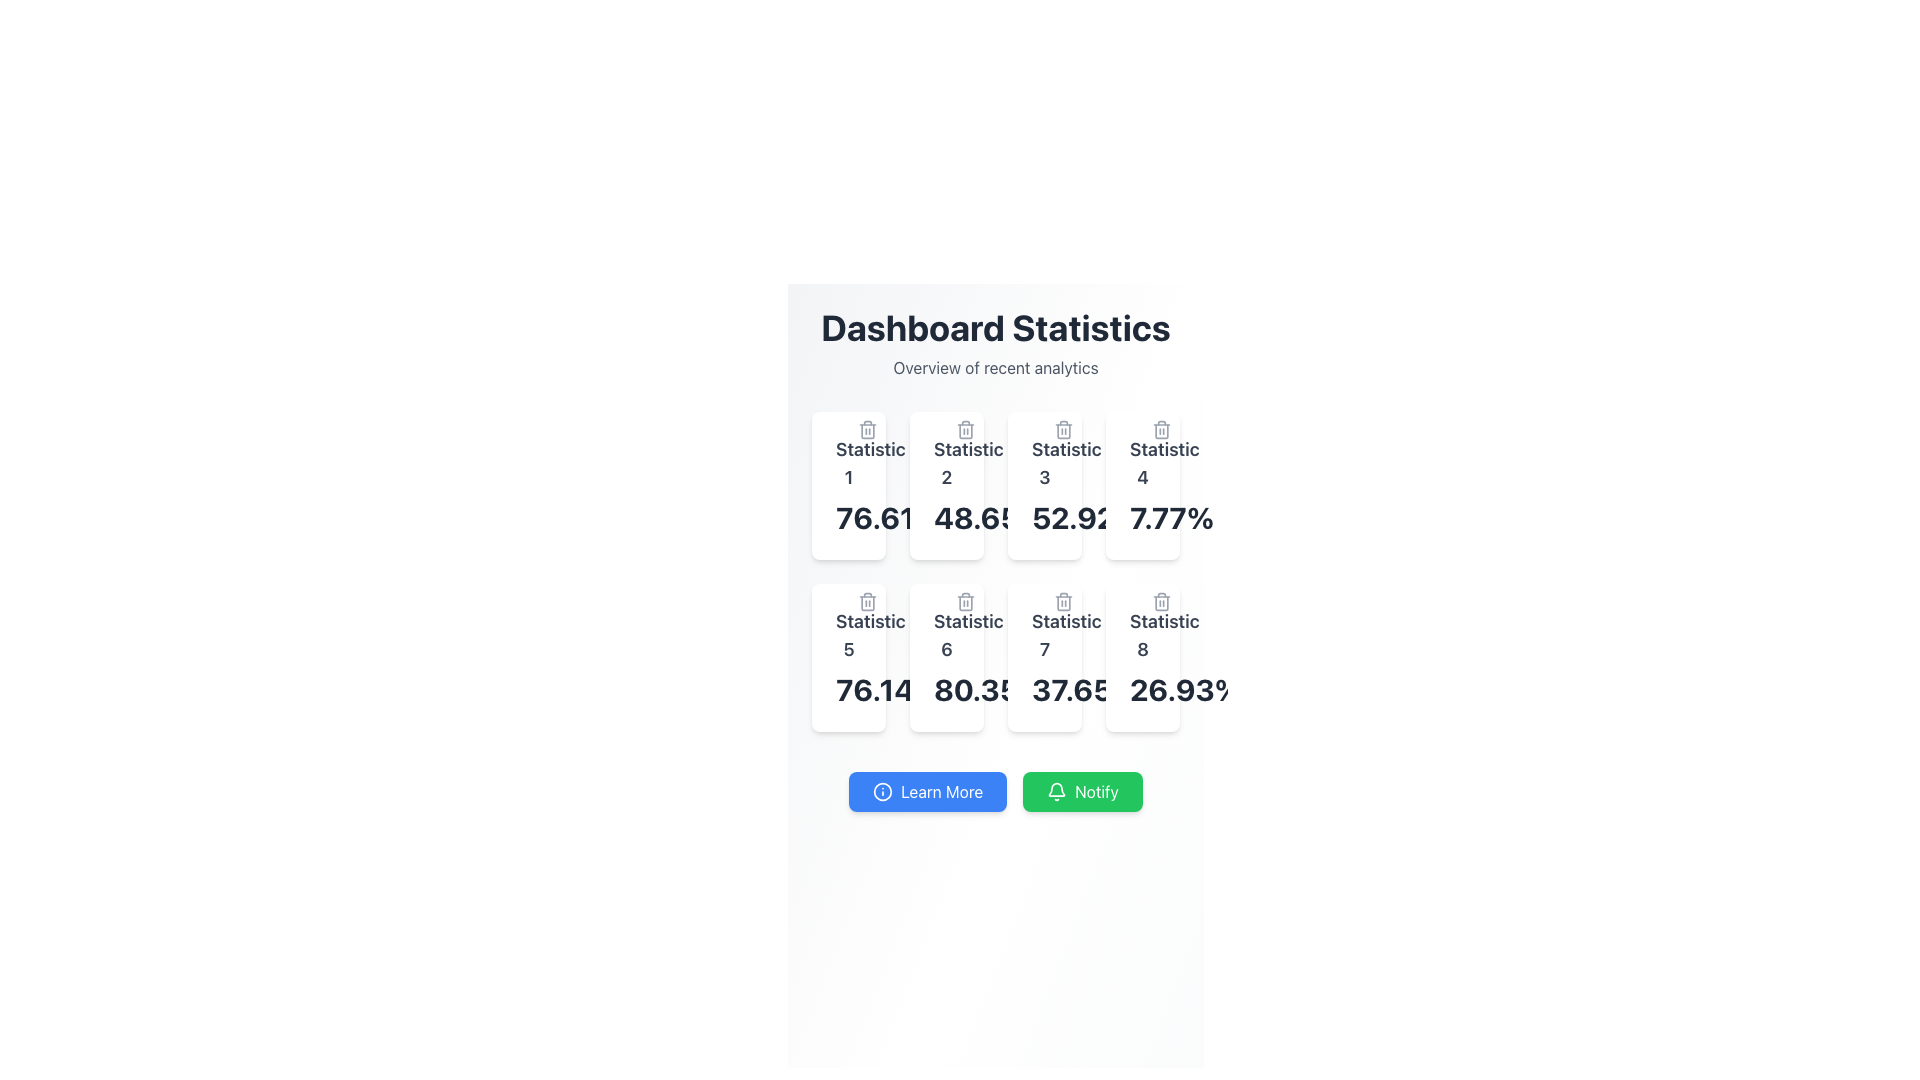 Image resolution: width=1920 pixels, height=1080 pixels. I want to click on the static text element that serves as the title or identifier for a card item located in the second row, third column of the grid layout, so click(1044, 636).